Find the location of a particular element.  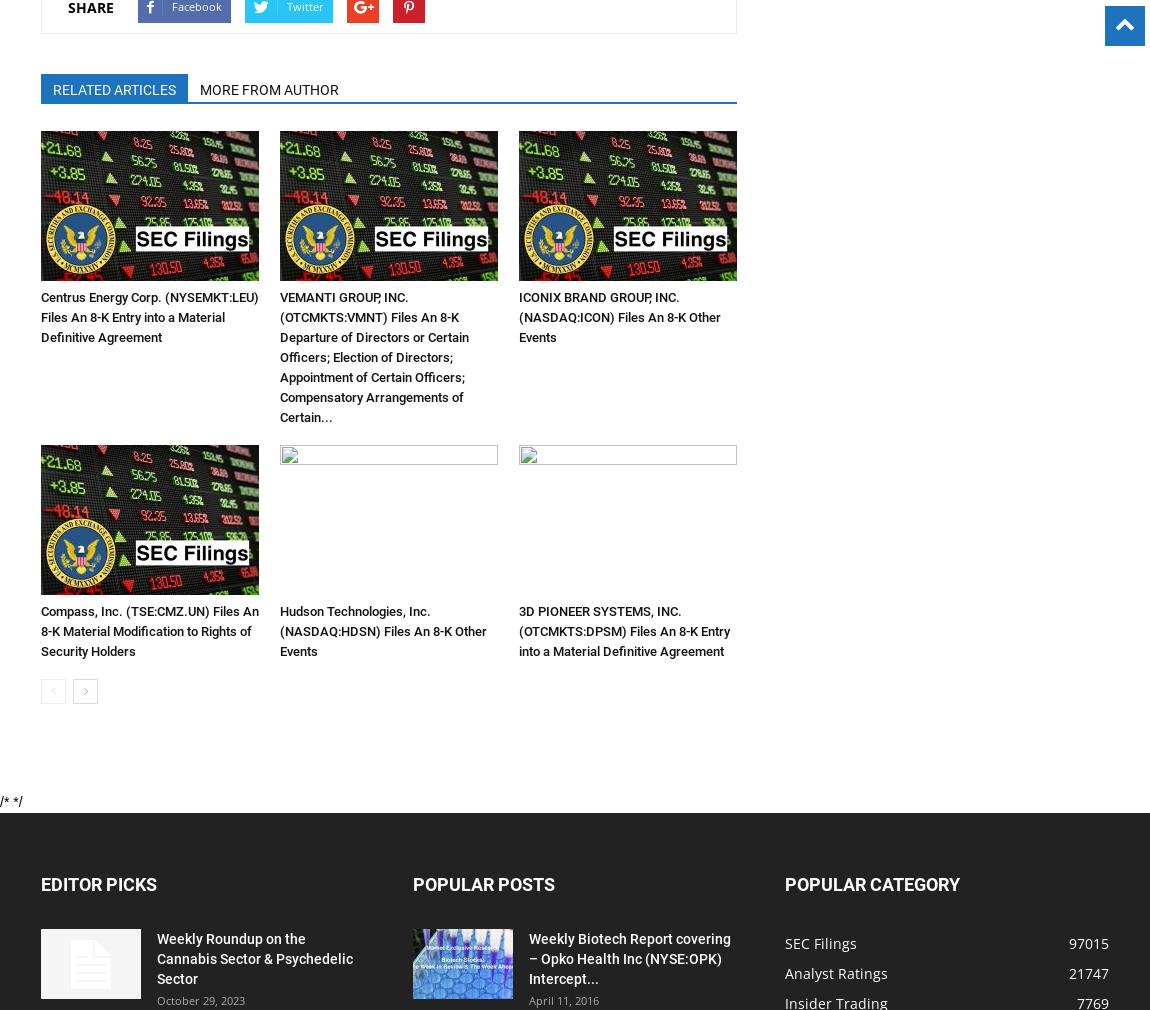

'POPULAR CATEGORY' is located at coordinates (872, 884).